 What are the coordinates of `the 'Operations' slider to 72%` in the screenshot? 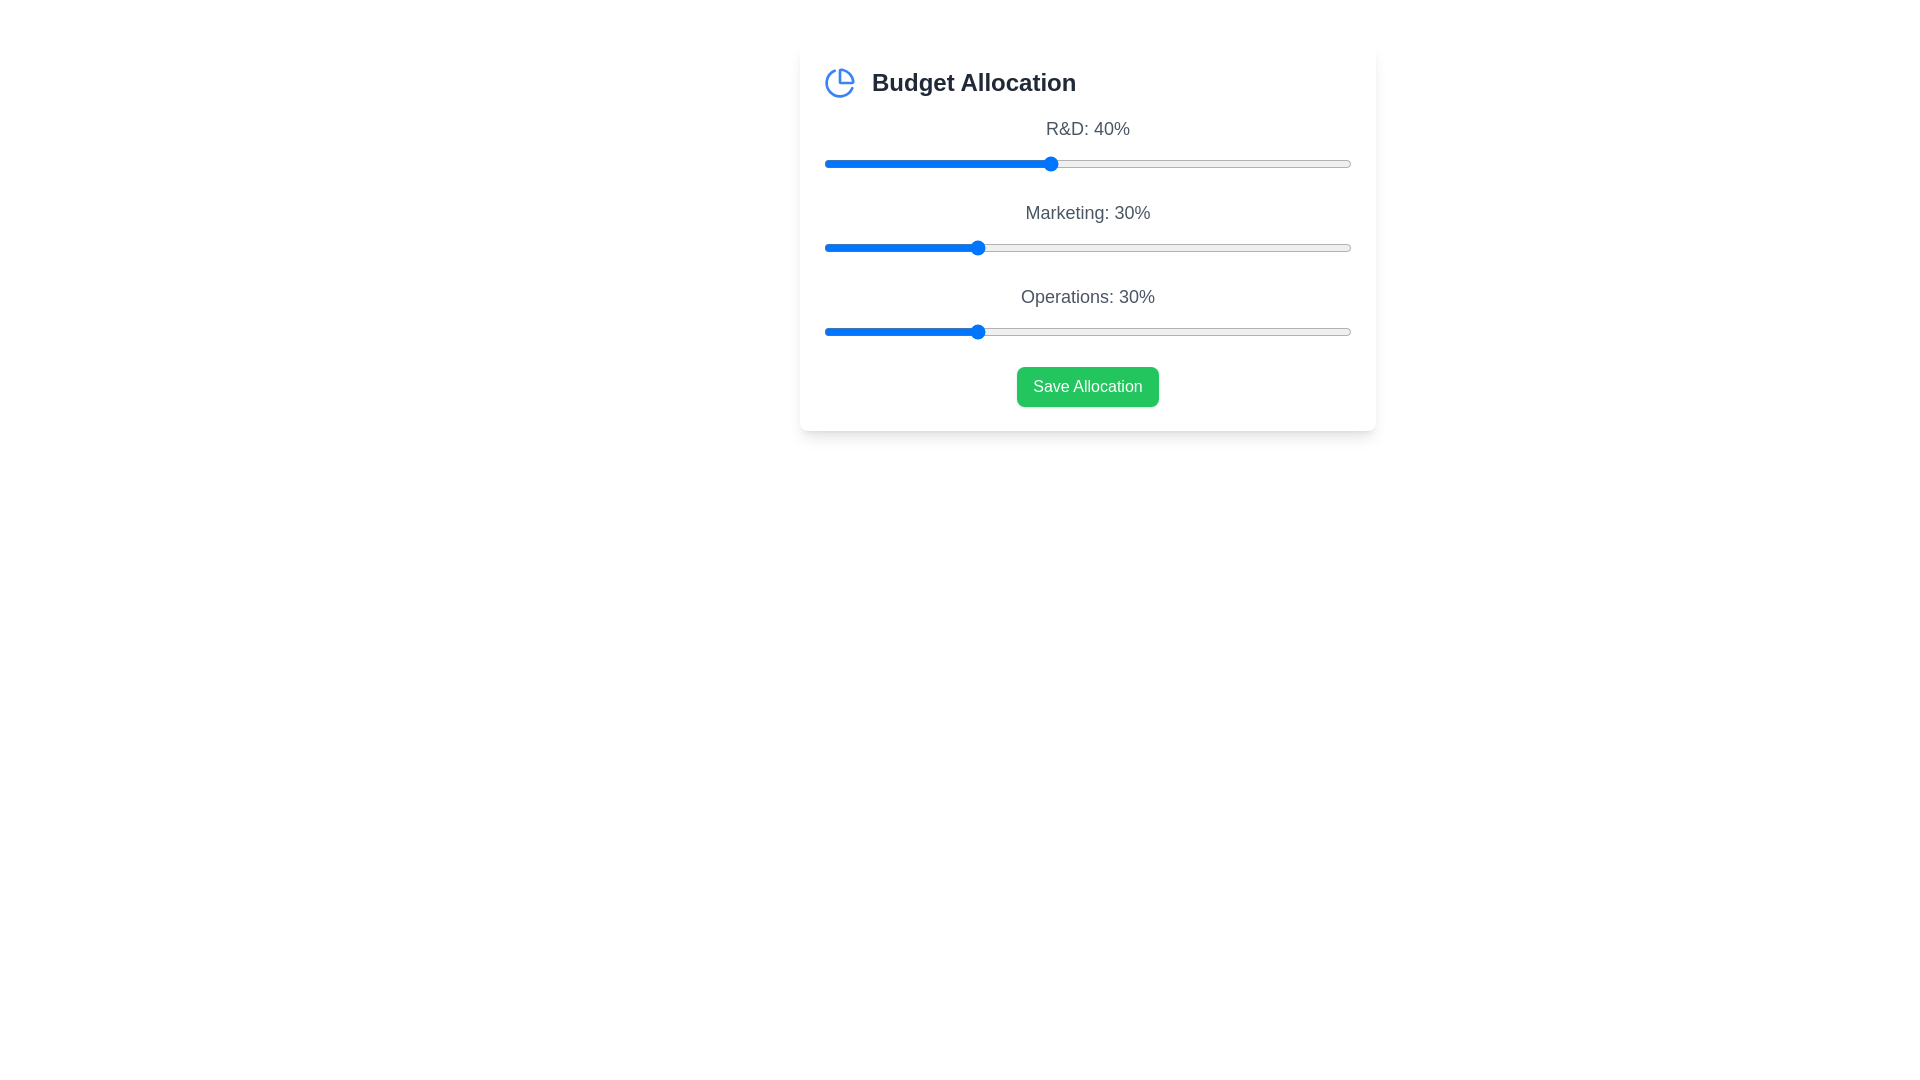 It's located at (1291, 330).